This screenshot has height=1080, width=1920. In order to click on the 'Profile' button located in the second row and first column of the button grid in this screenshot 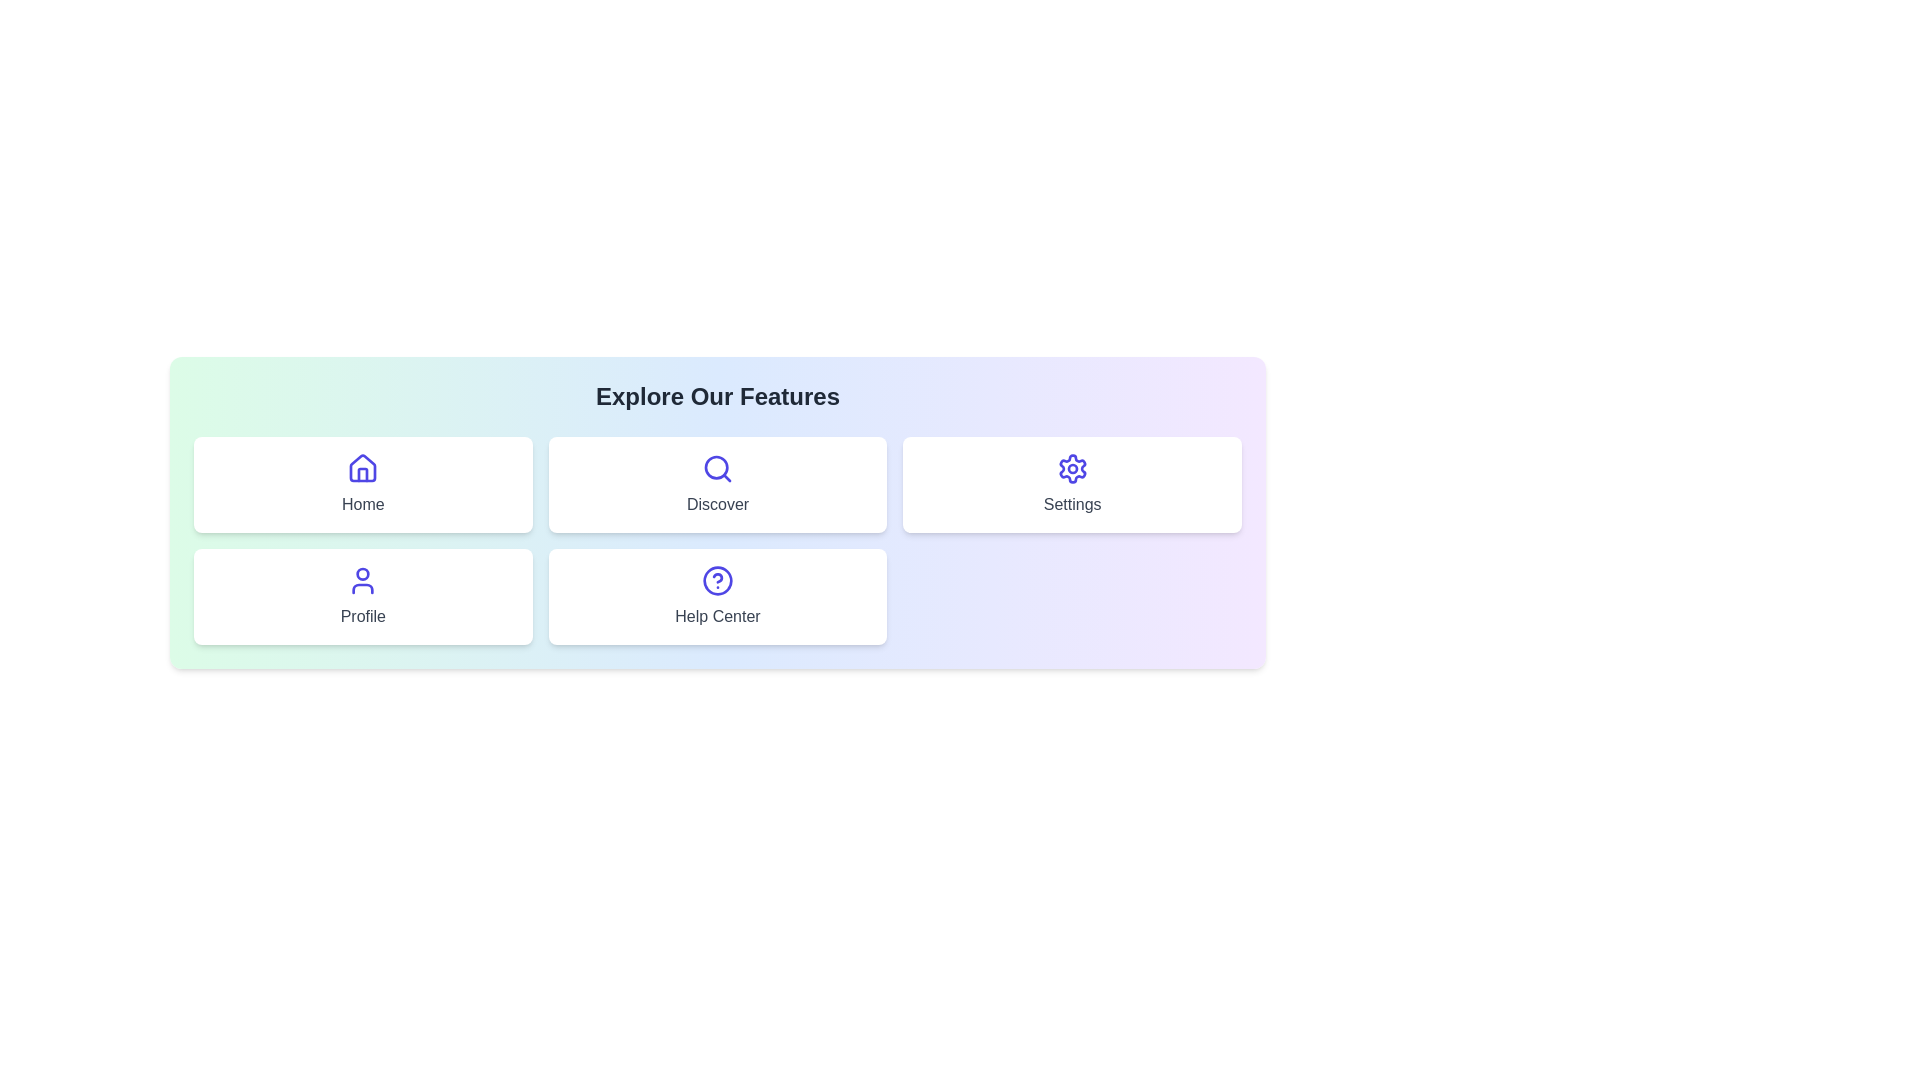, I will do `click(363, 596)`.